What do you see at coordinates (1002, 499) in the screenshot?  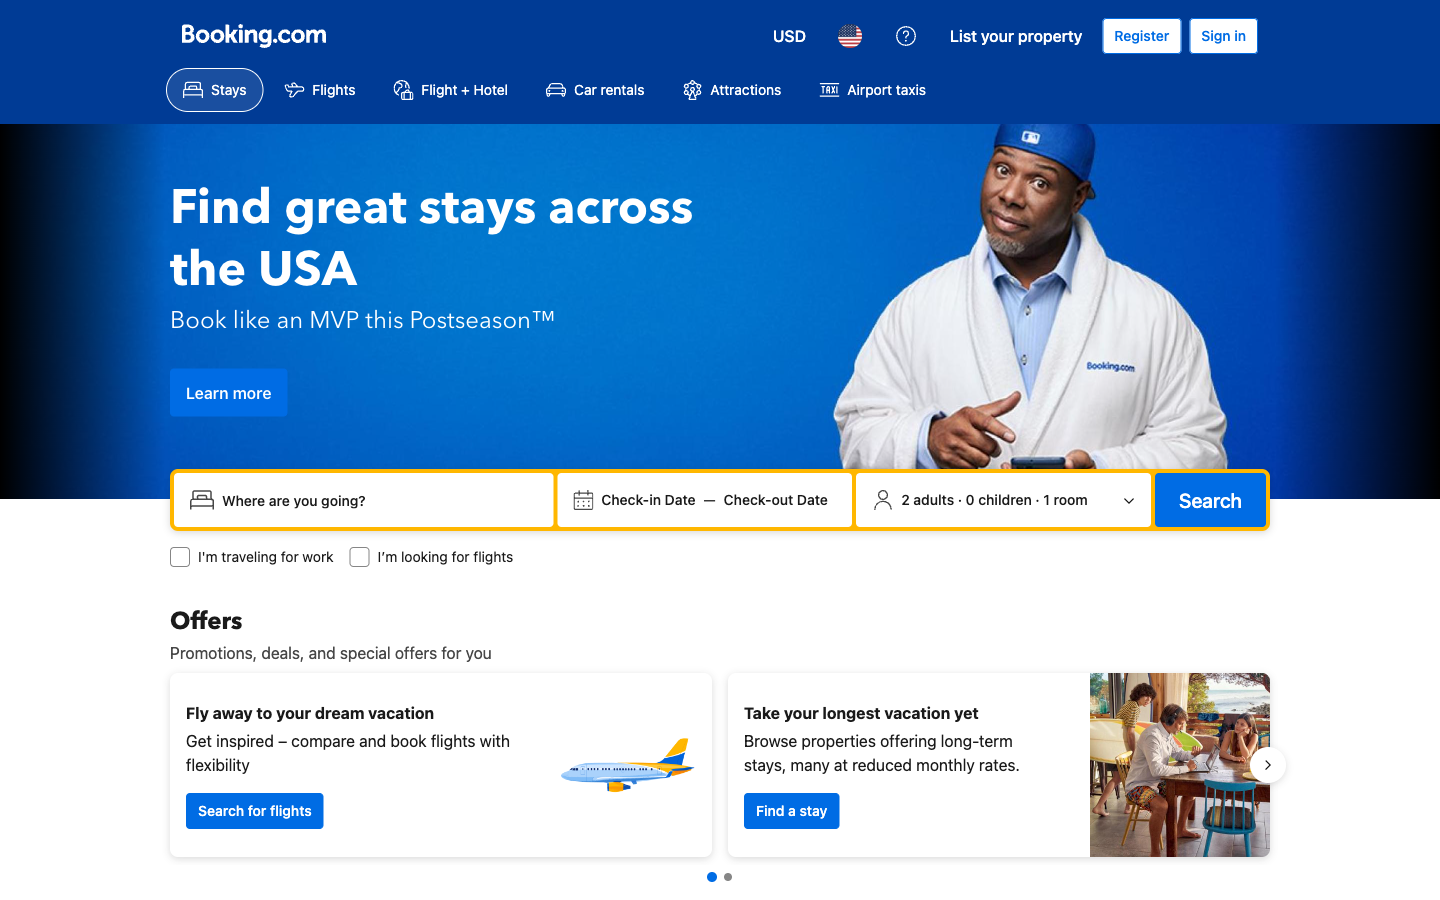 I see `Change the number of residents in the room` at bounding box center [1002, 499].